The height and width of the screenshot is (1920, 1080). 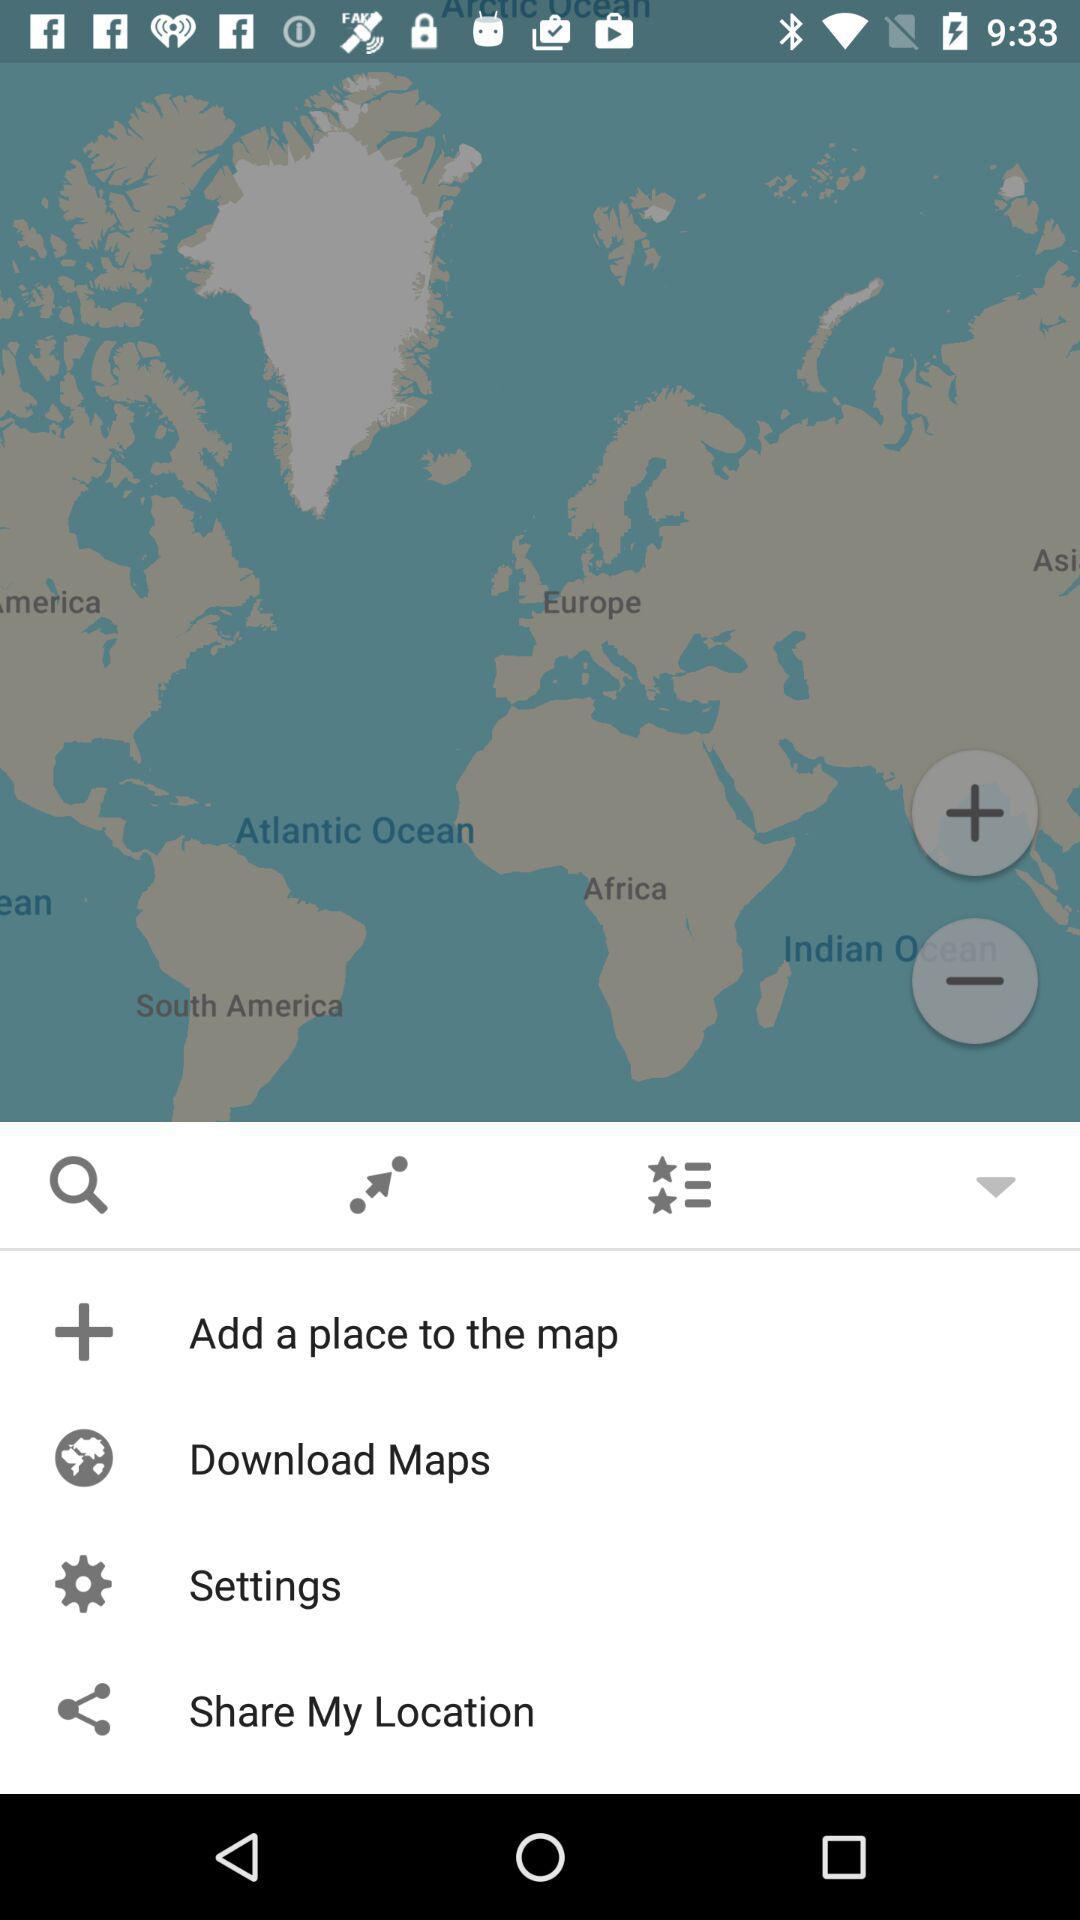 What do you see at coordinates (990, 1185) in the screenshot?
I see `the expand_more icon` at bounding box center [990, 1185].